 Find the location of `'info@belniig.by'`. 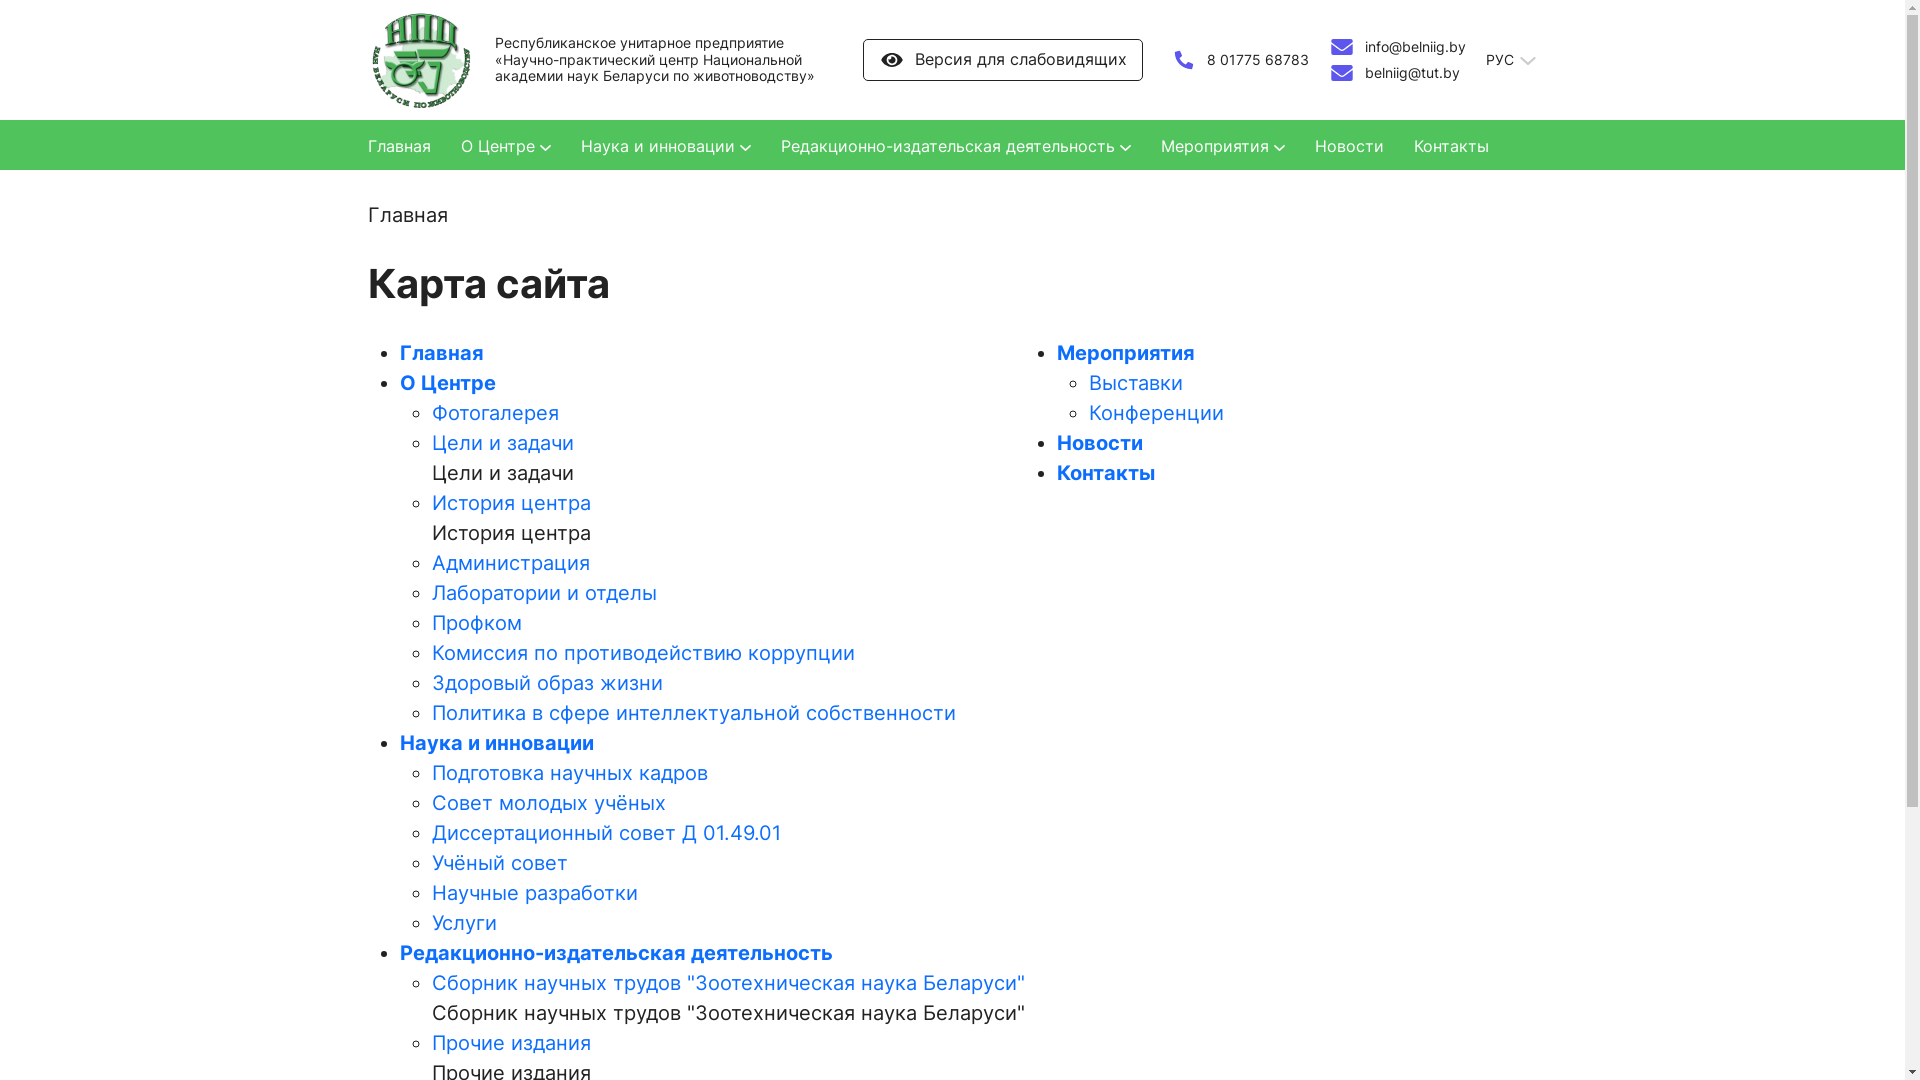

'info@belniig.by' is located at coordinates (1395, 45).